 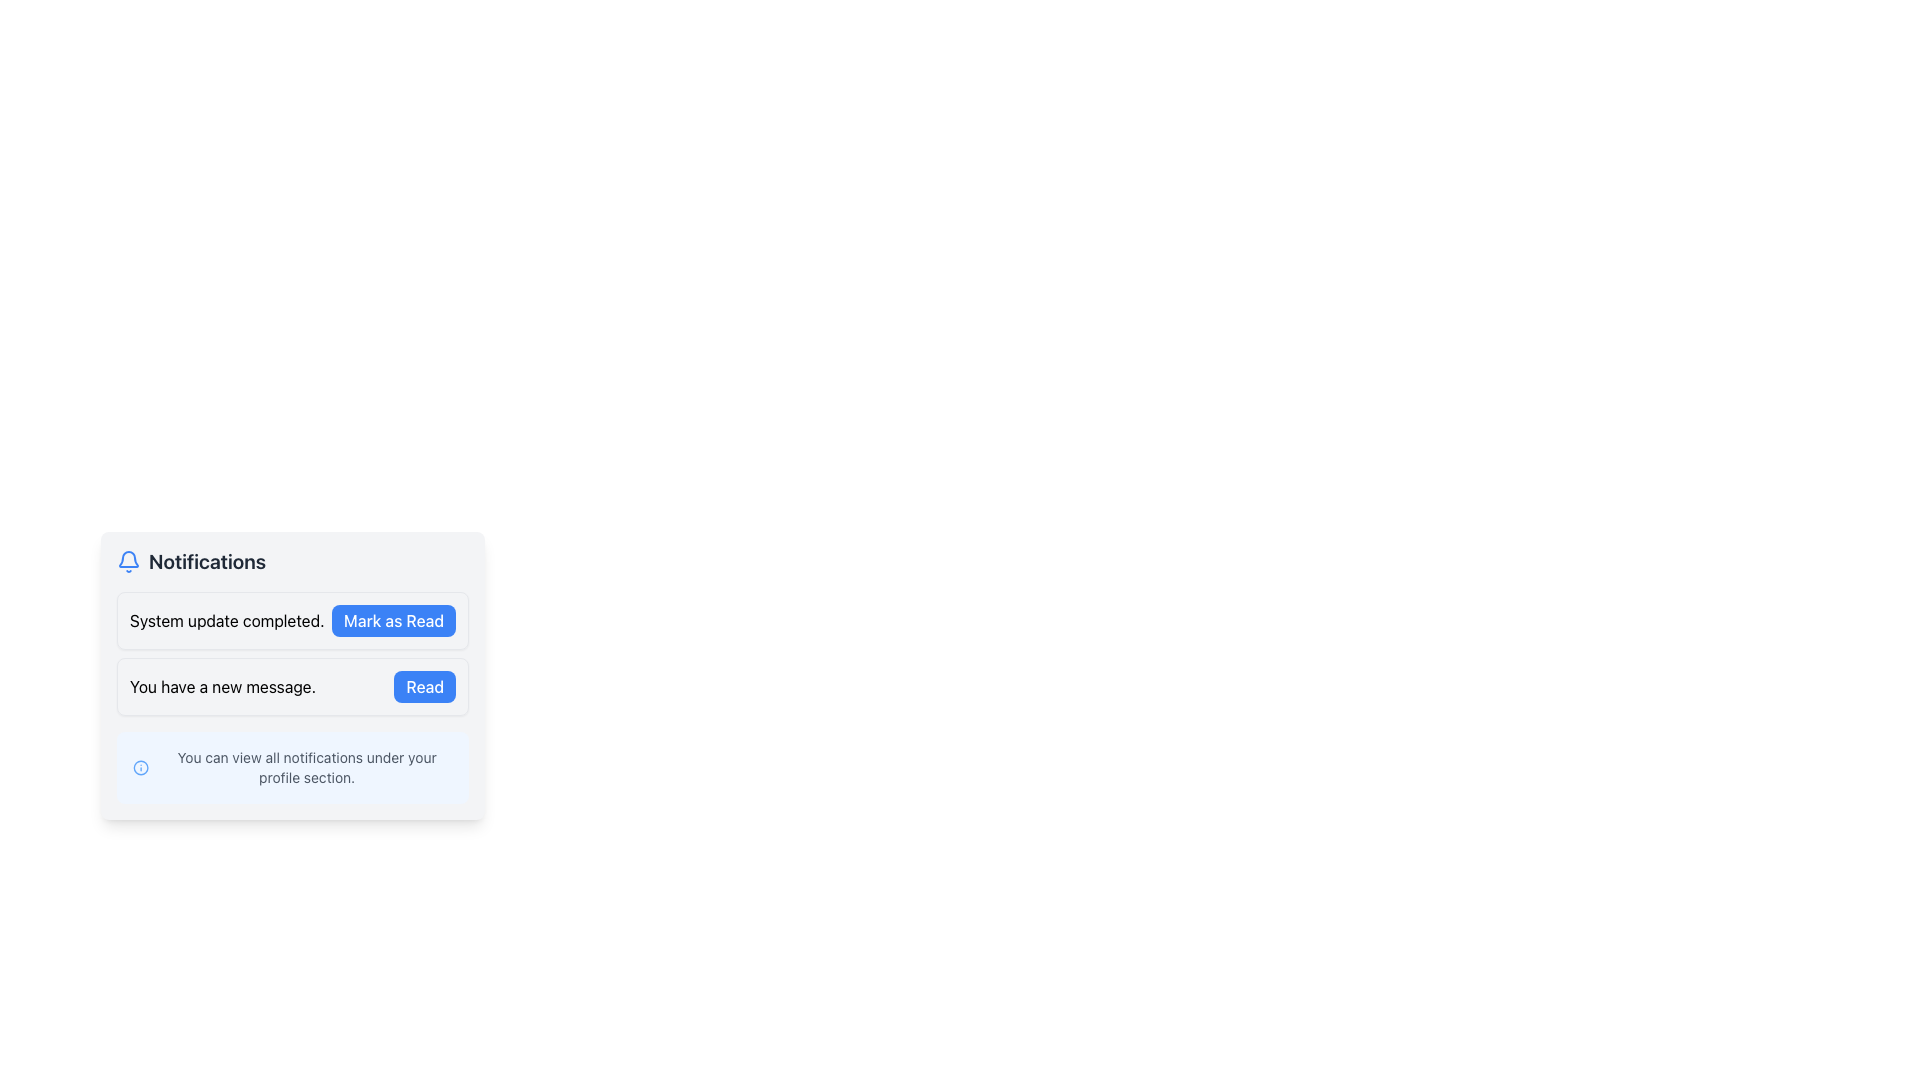 What do you see at coordinates (393, 620) in the screenshot?
I see `the 'Mark as Read' button` at bounding box center [393, 620].